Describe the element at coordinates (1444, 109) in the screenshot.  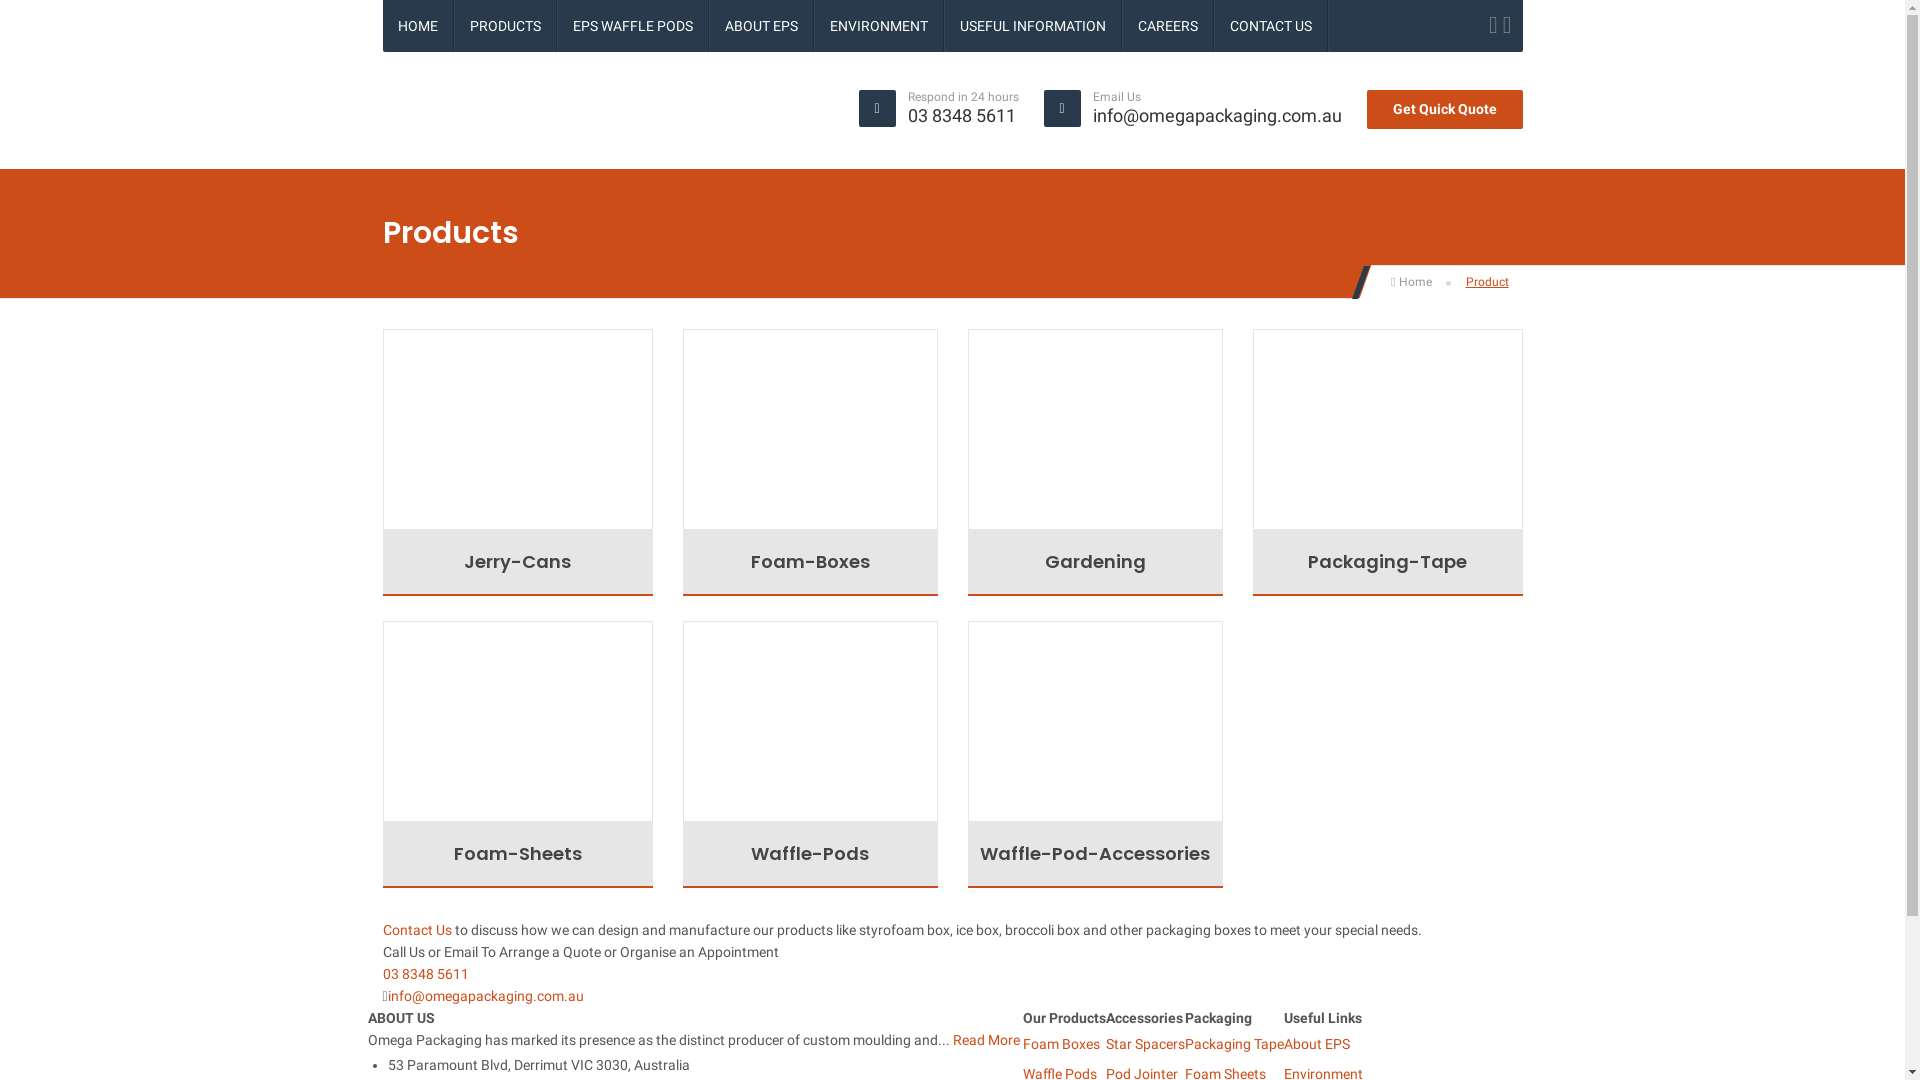
I see `'Get Quick Quote'` at that location.